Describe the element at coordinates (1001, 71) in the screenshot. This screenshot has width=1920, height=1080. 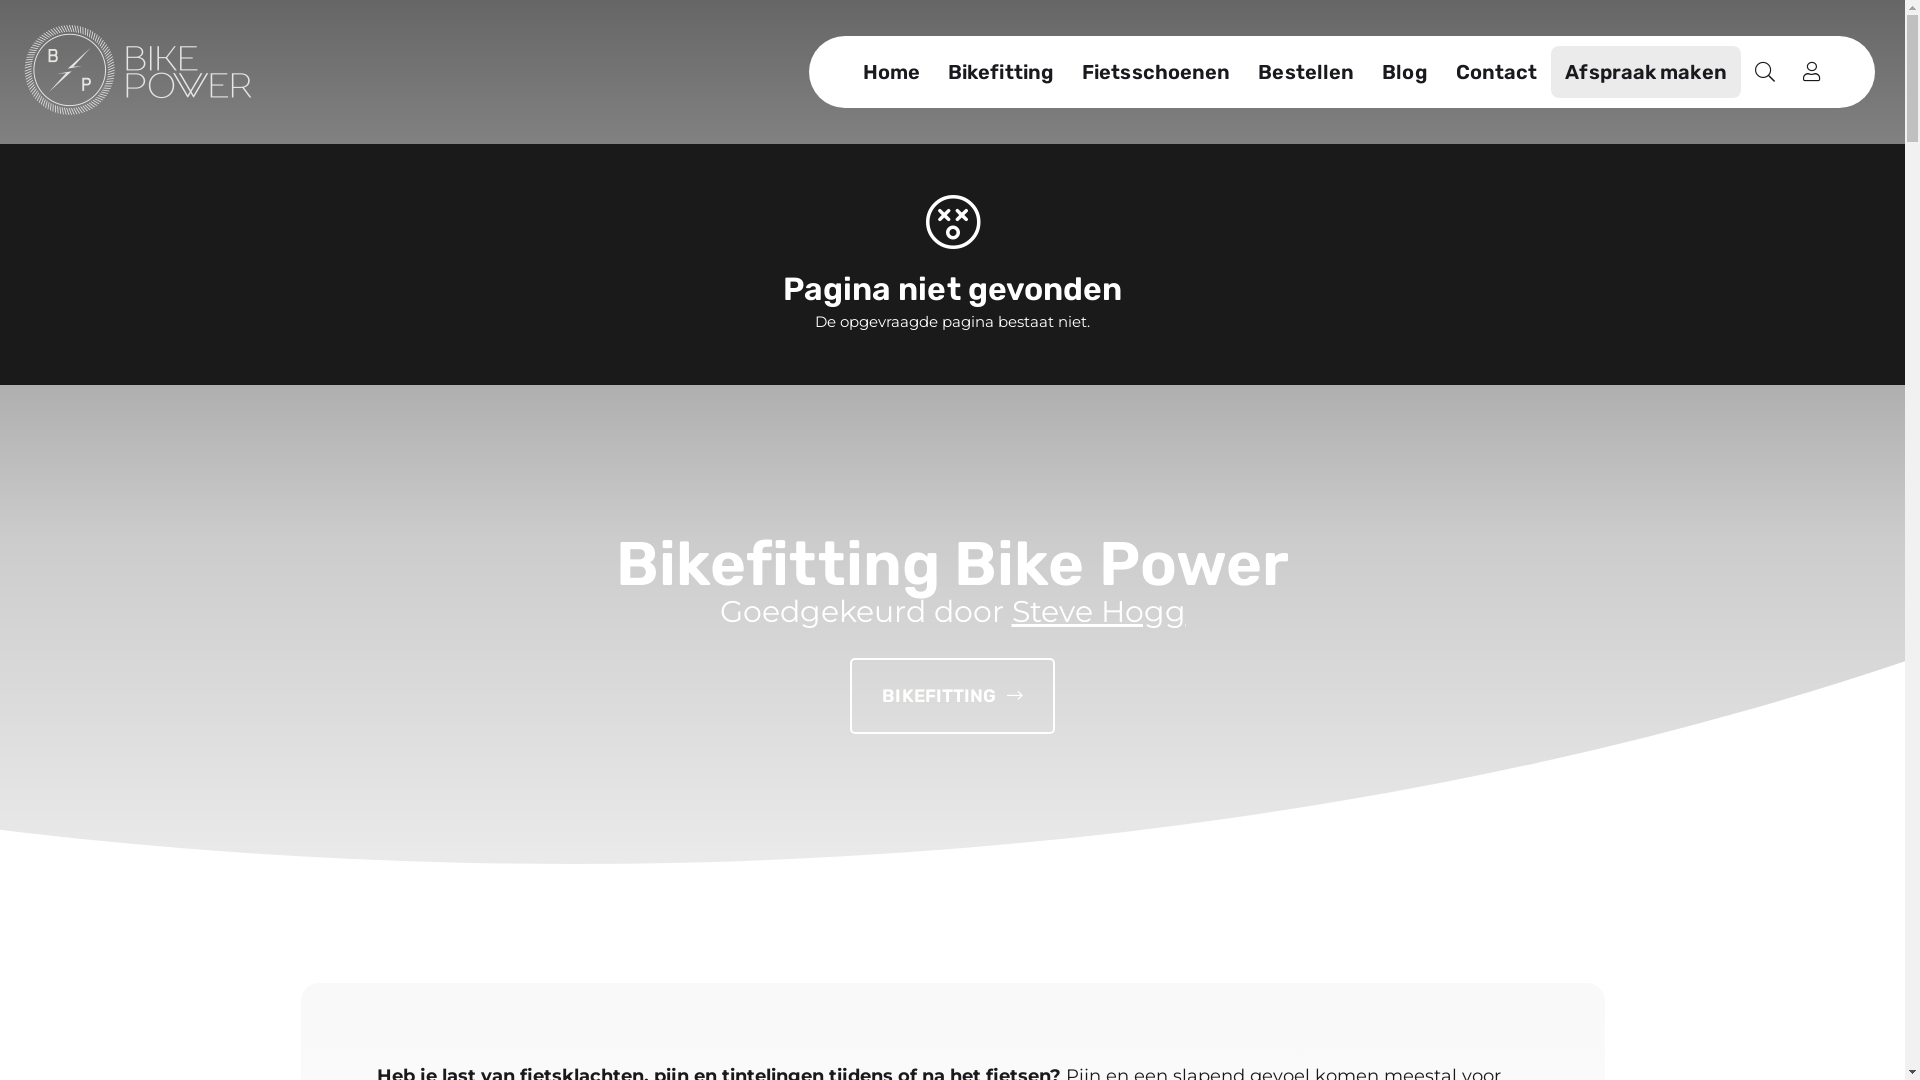
I see `'Bikefitting'` at that location.